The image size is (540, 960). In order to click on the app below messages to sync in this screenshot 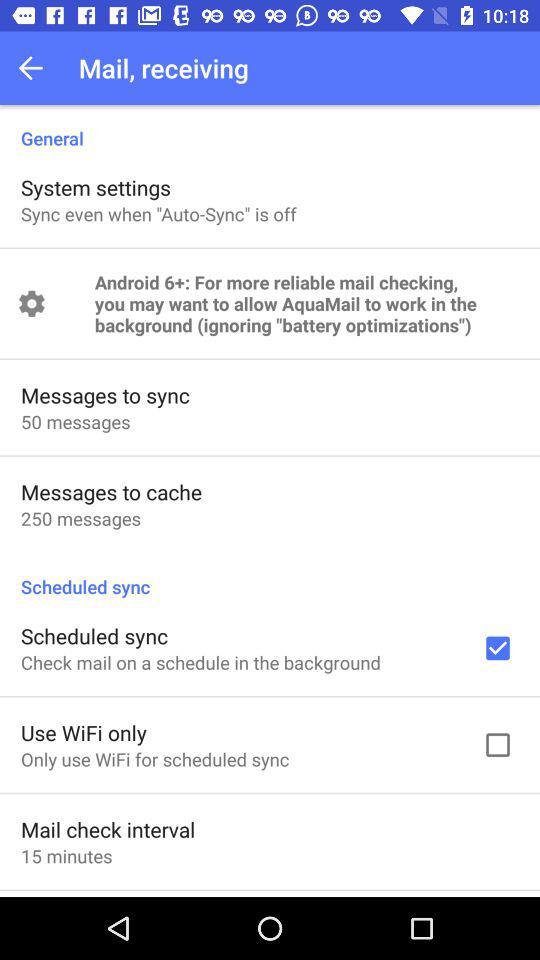, I will do `click(74, 421)`.